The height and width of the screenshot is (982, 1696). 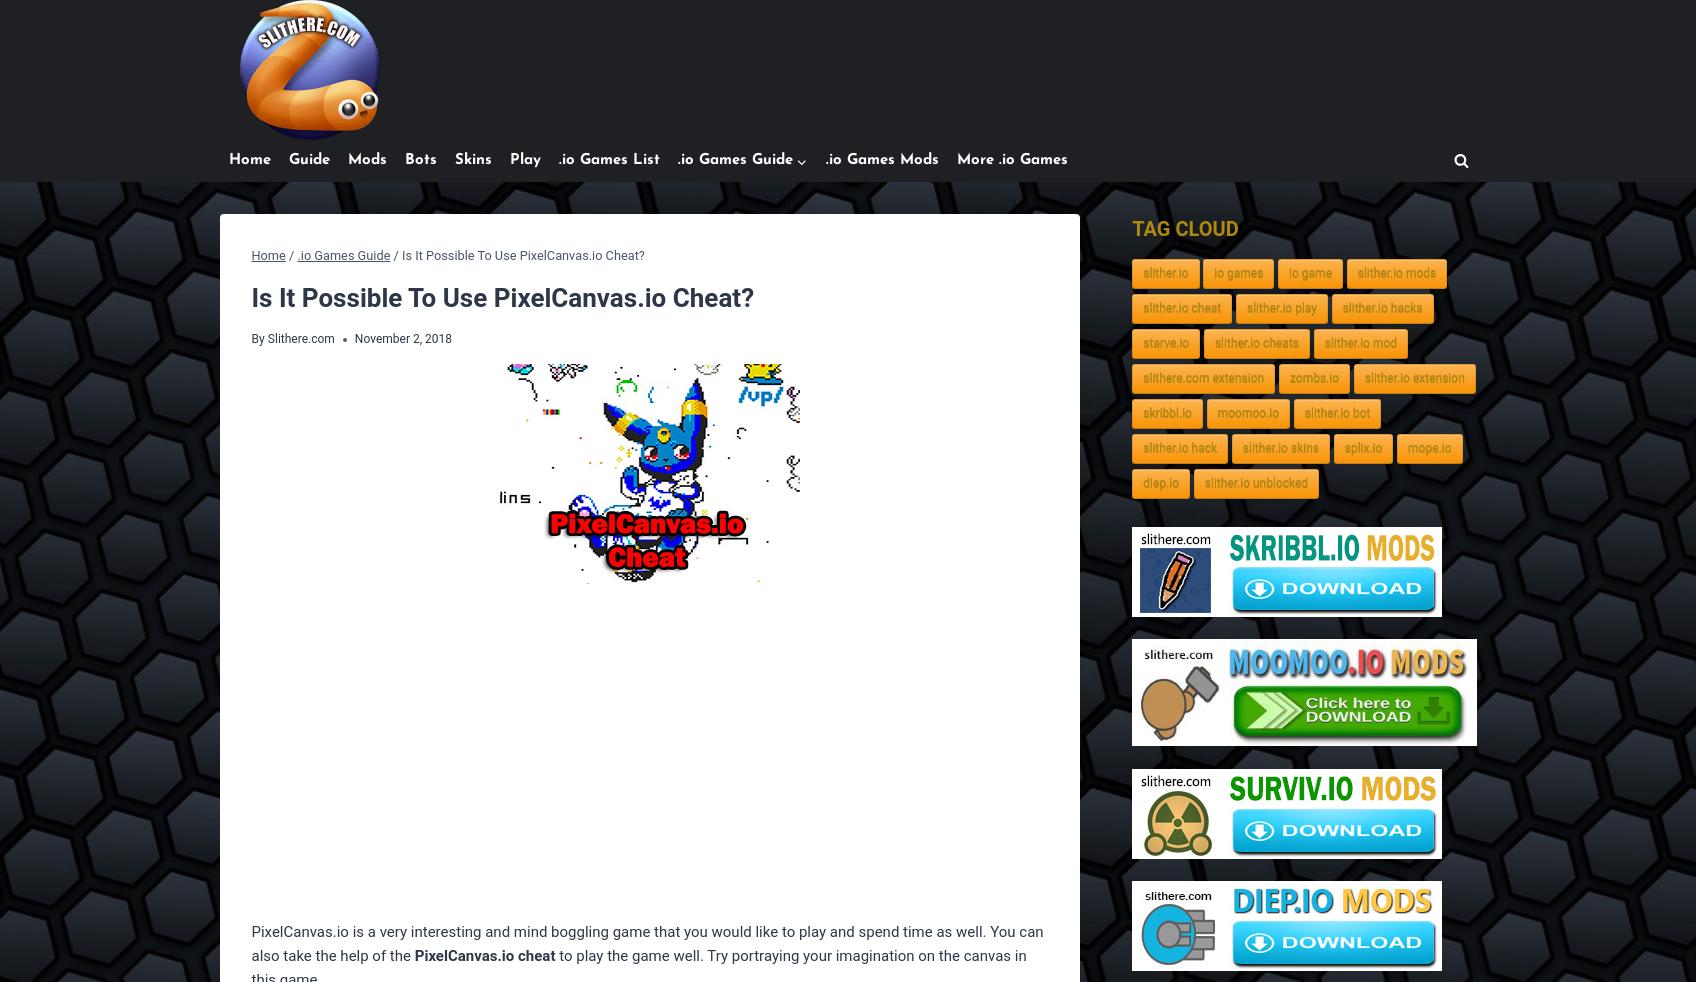 What do you see at coordinates (1255, 484) in the screenshot?
I see `'slither.io unblocked'` at bounding box center [1255, 484].